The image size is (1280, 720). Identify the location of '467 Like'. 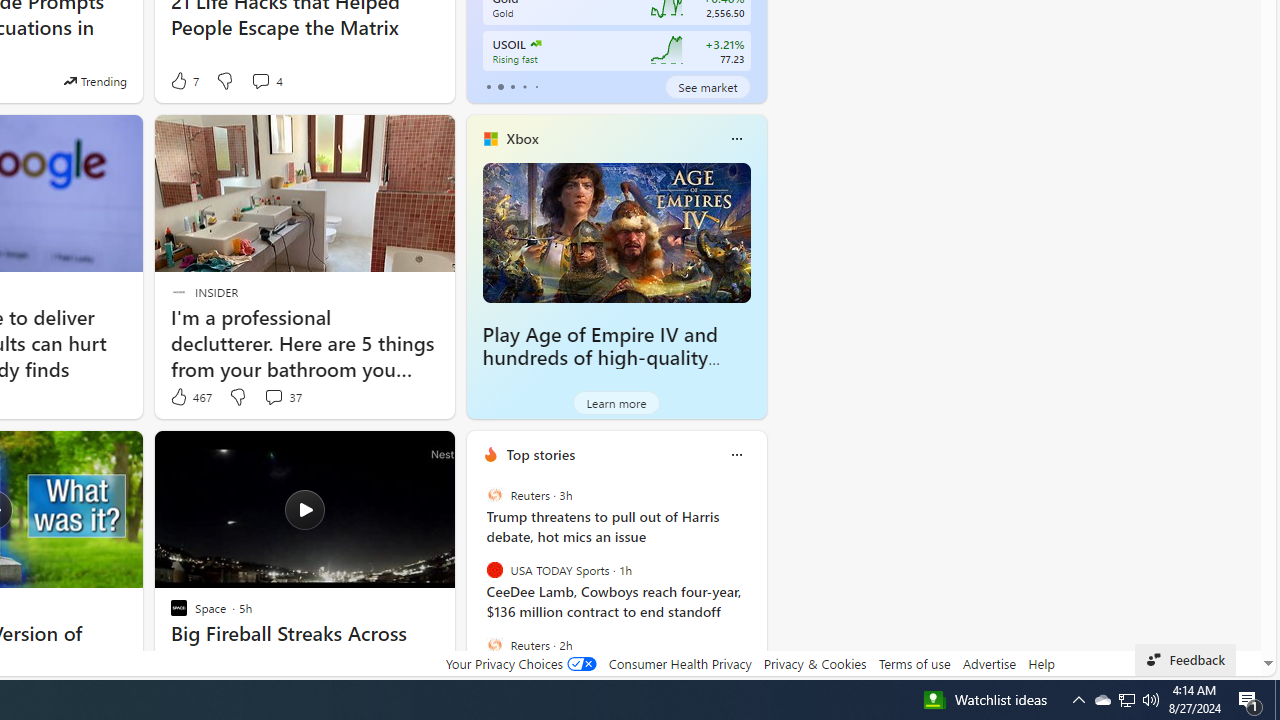
(190, 397).